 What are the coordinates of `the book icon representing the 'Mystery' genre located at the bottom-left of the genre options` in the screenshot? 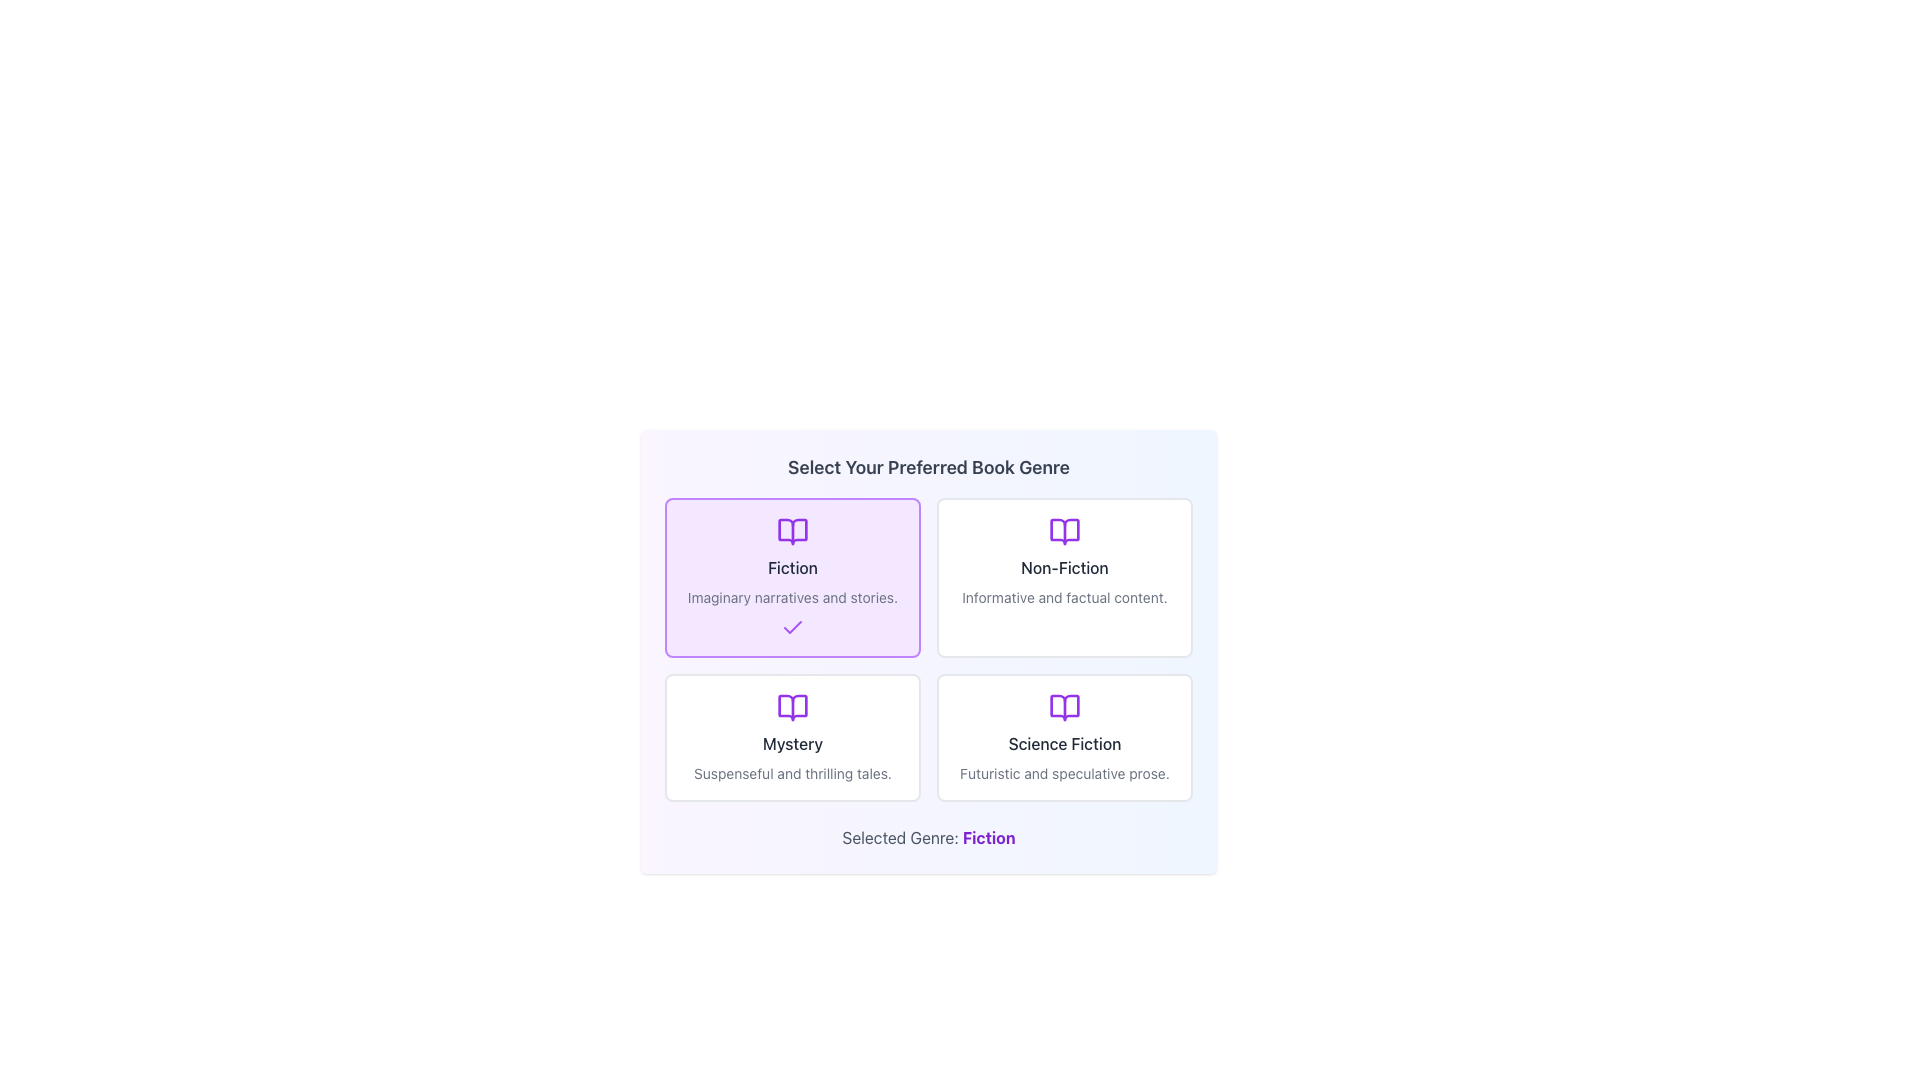 It's located at (791, 707).